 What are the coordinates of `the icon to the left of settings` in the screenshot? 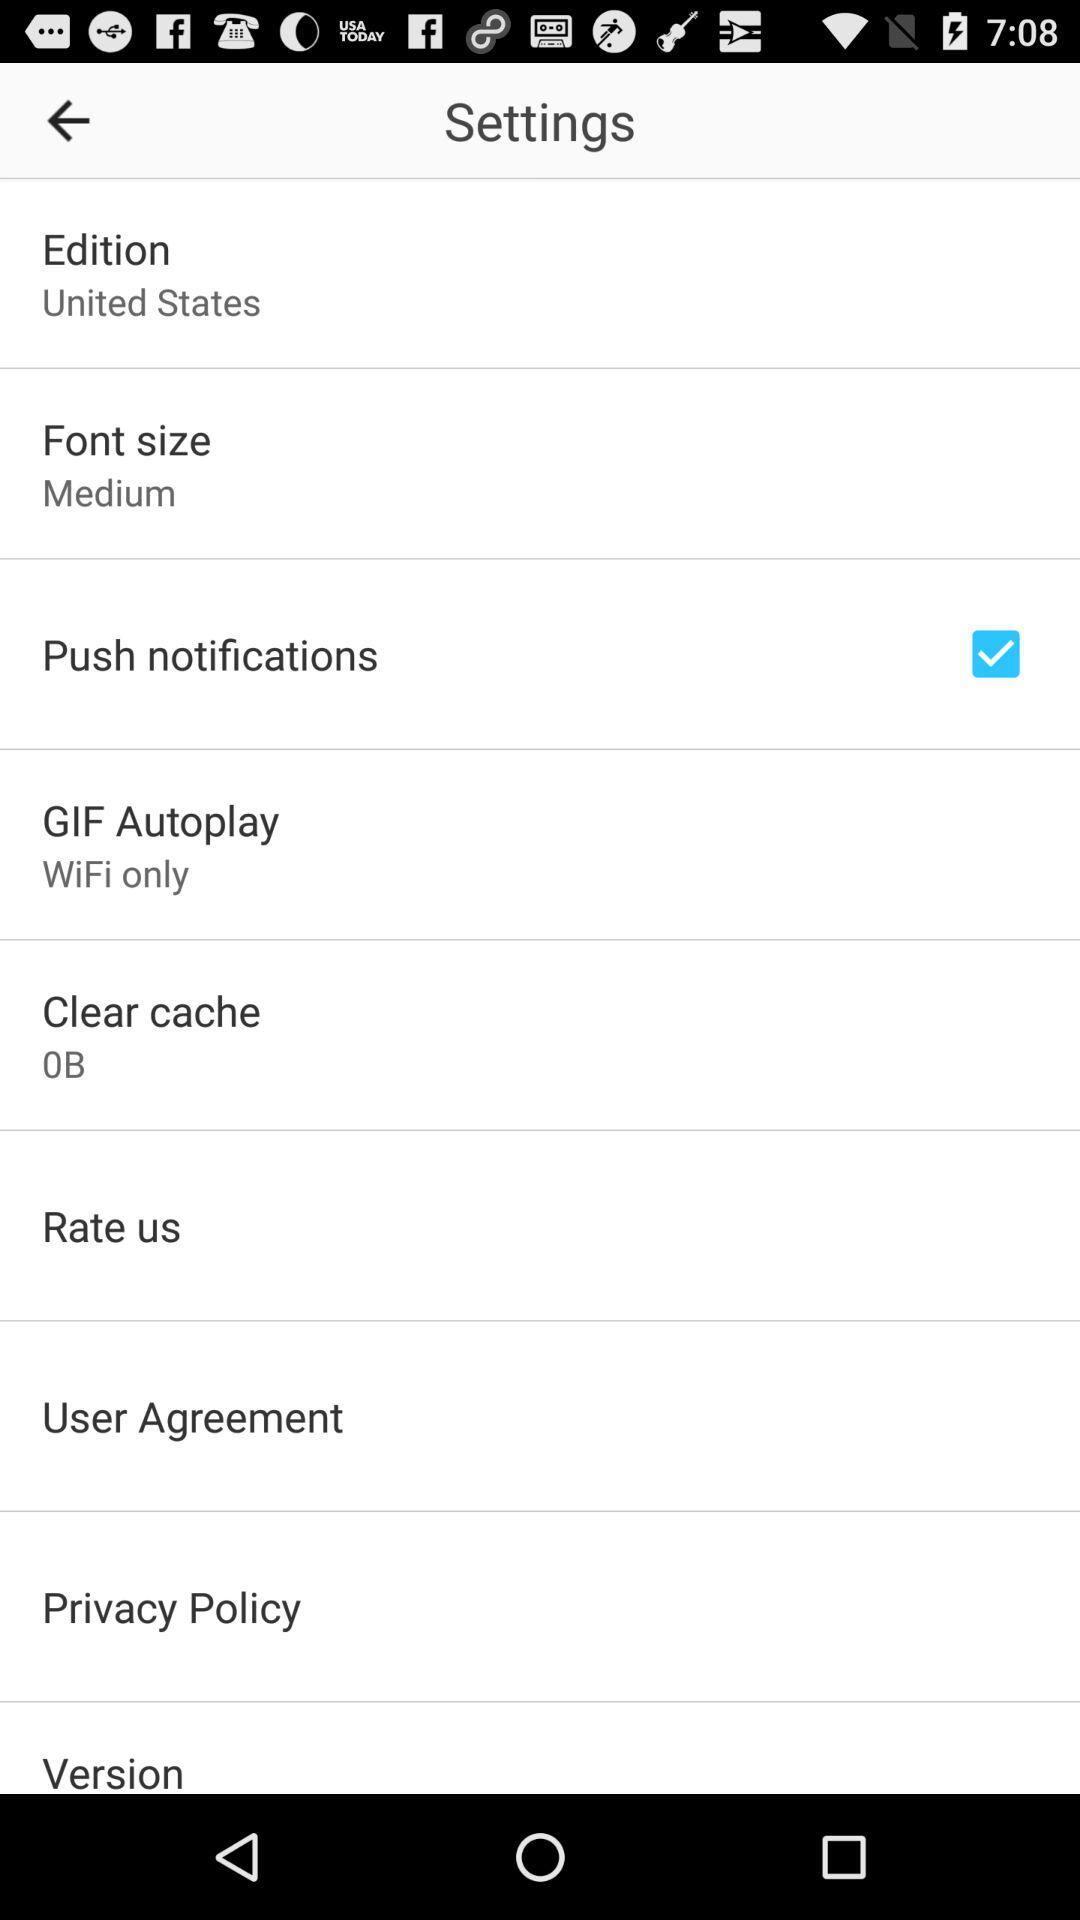 It's located at (74, 119).